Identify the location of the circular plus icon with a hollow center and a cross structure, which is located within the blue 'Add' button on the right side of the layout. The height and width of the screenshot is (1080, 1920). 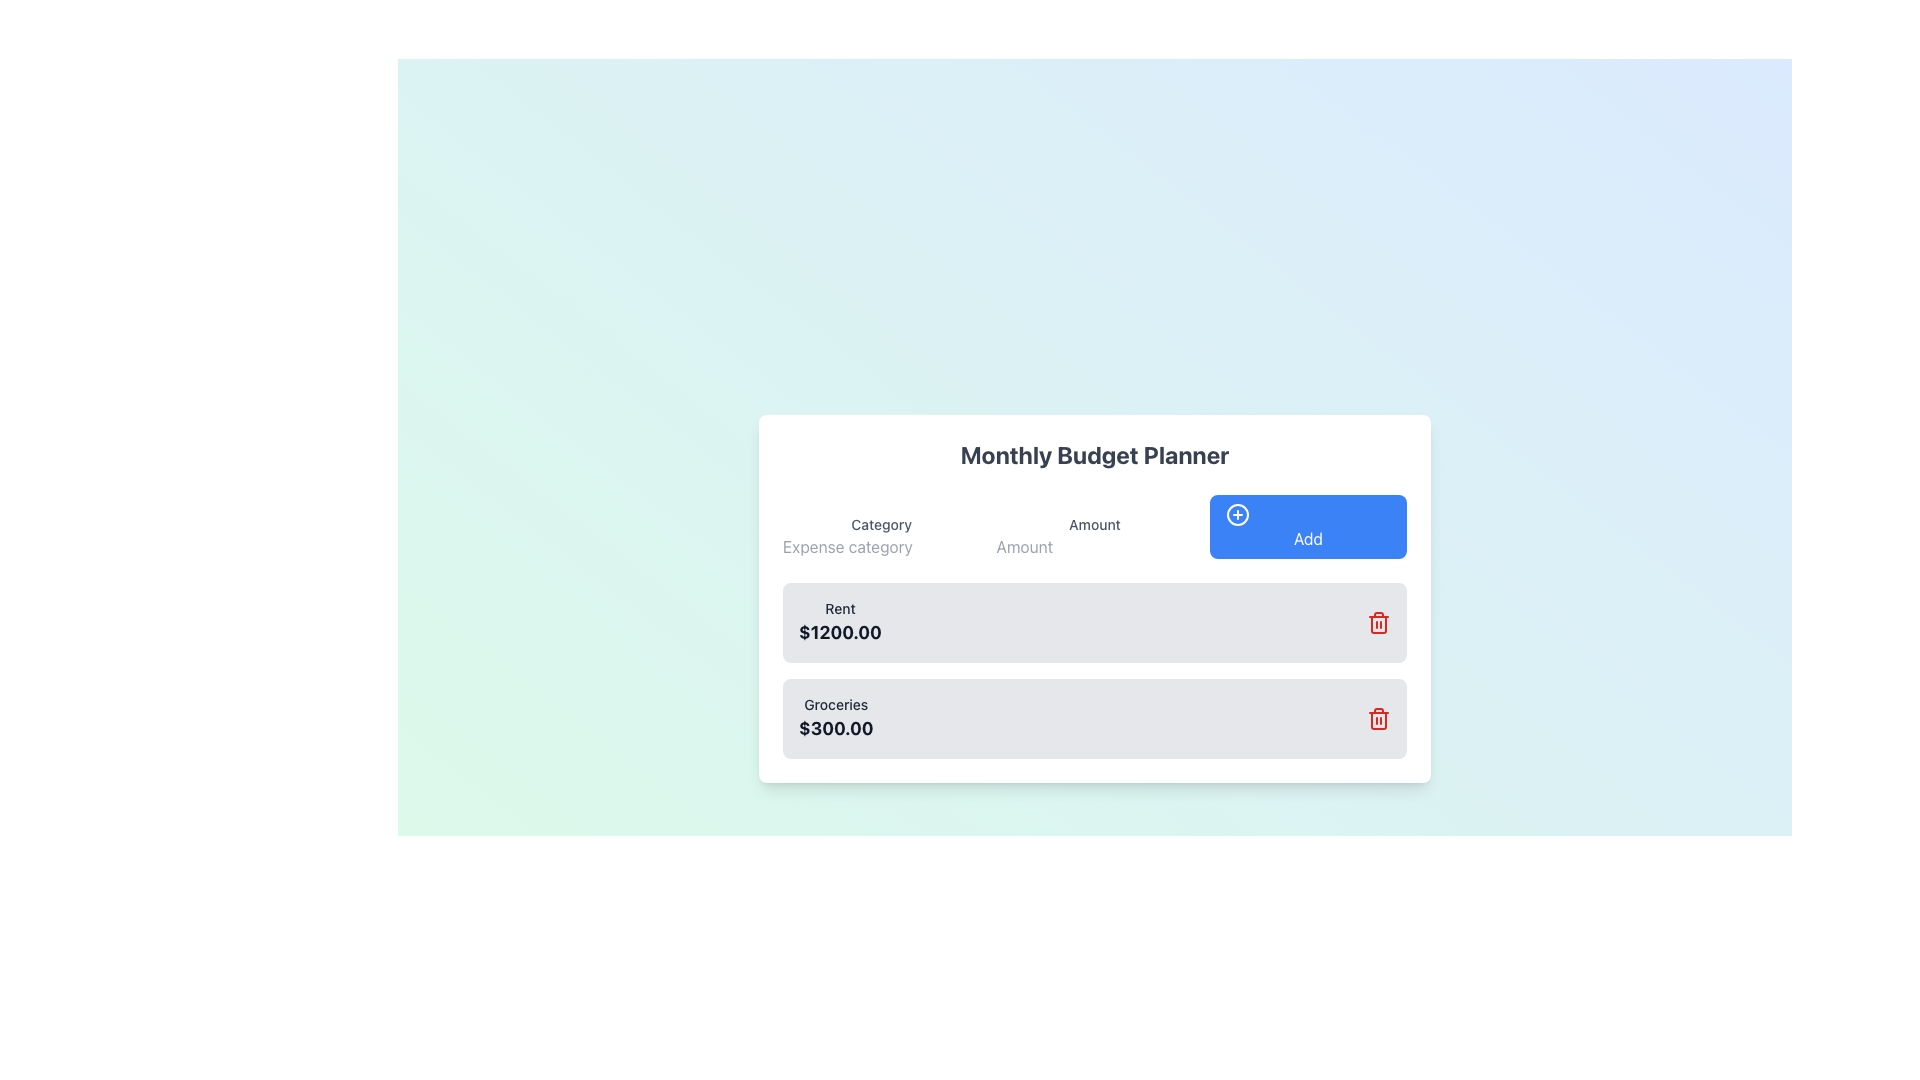
(1236, 514).